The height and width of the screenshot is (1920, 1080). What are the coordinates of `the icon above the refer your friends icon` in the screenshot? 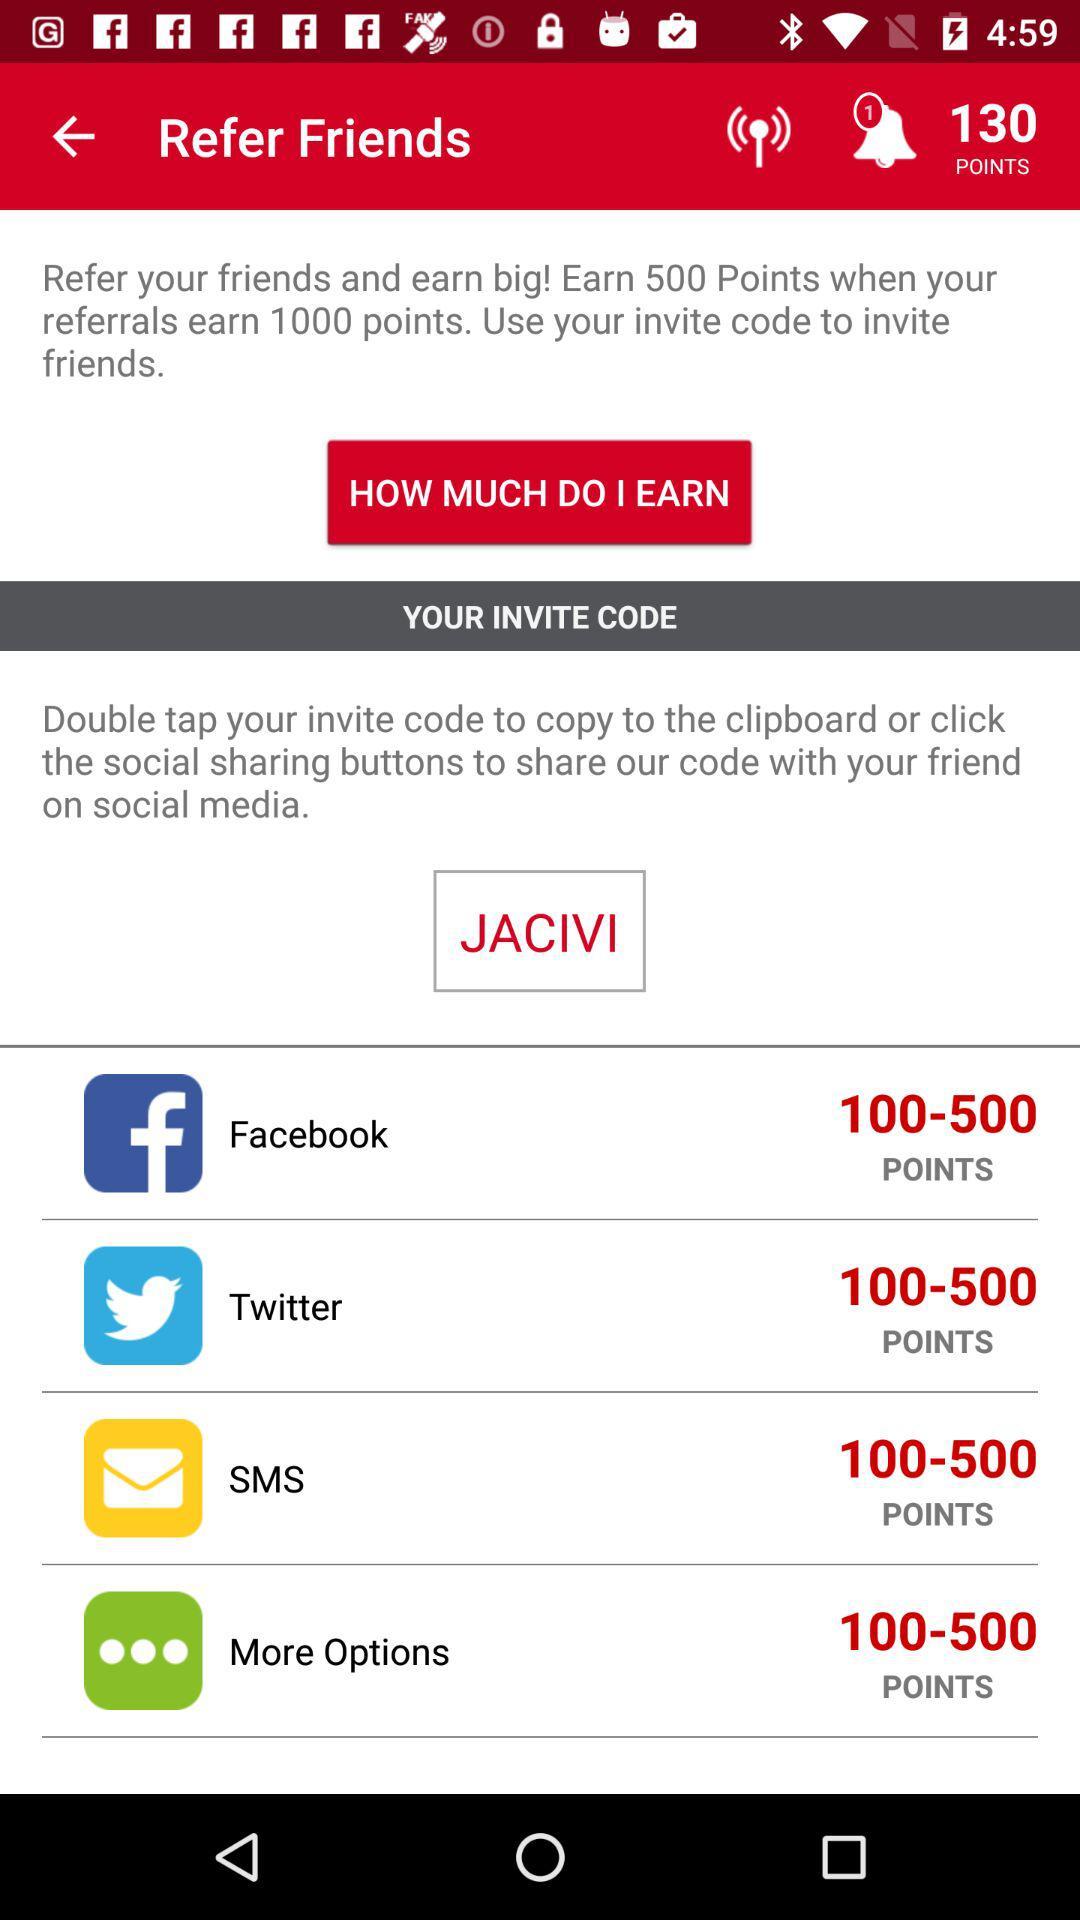 It's located at (72, 135).